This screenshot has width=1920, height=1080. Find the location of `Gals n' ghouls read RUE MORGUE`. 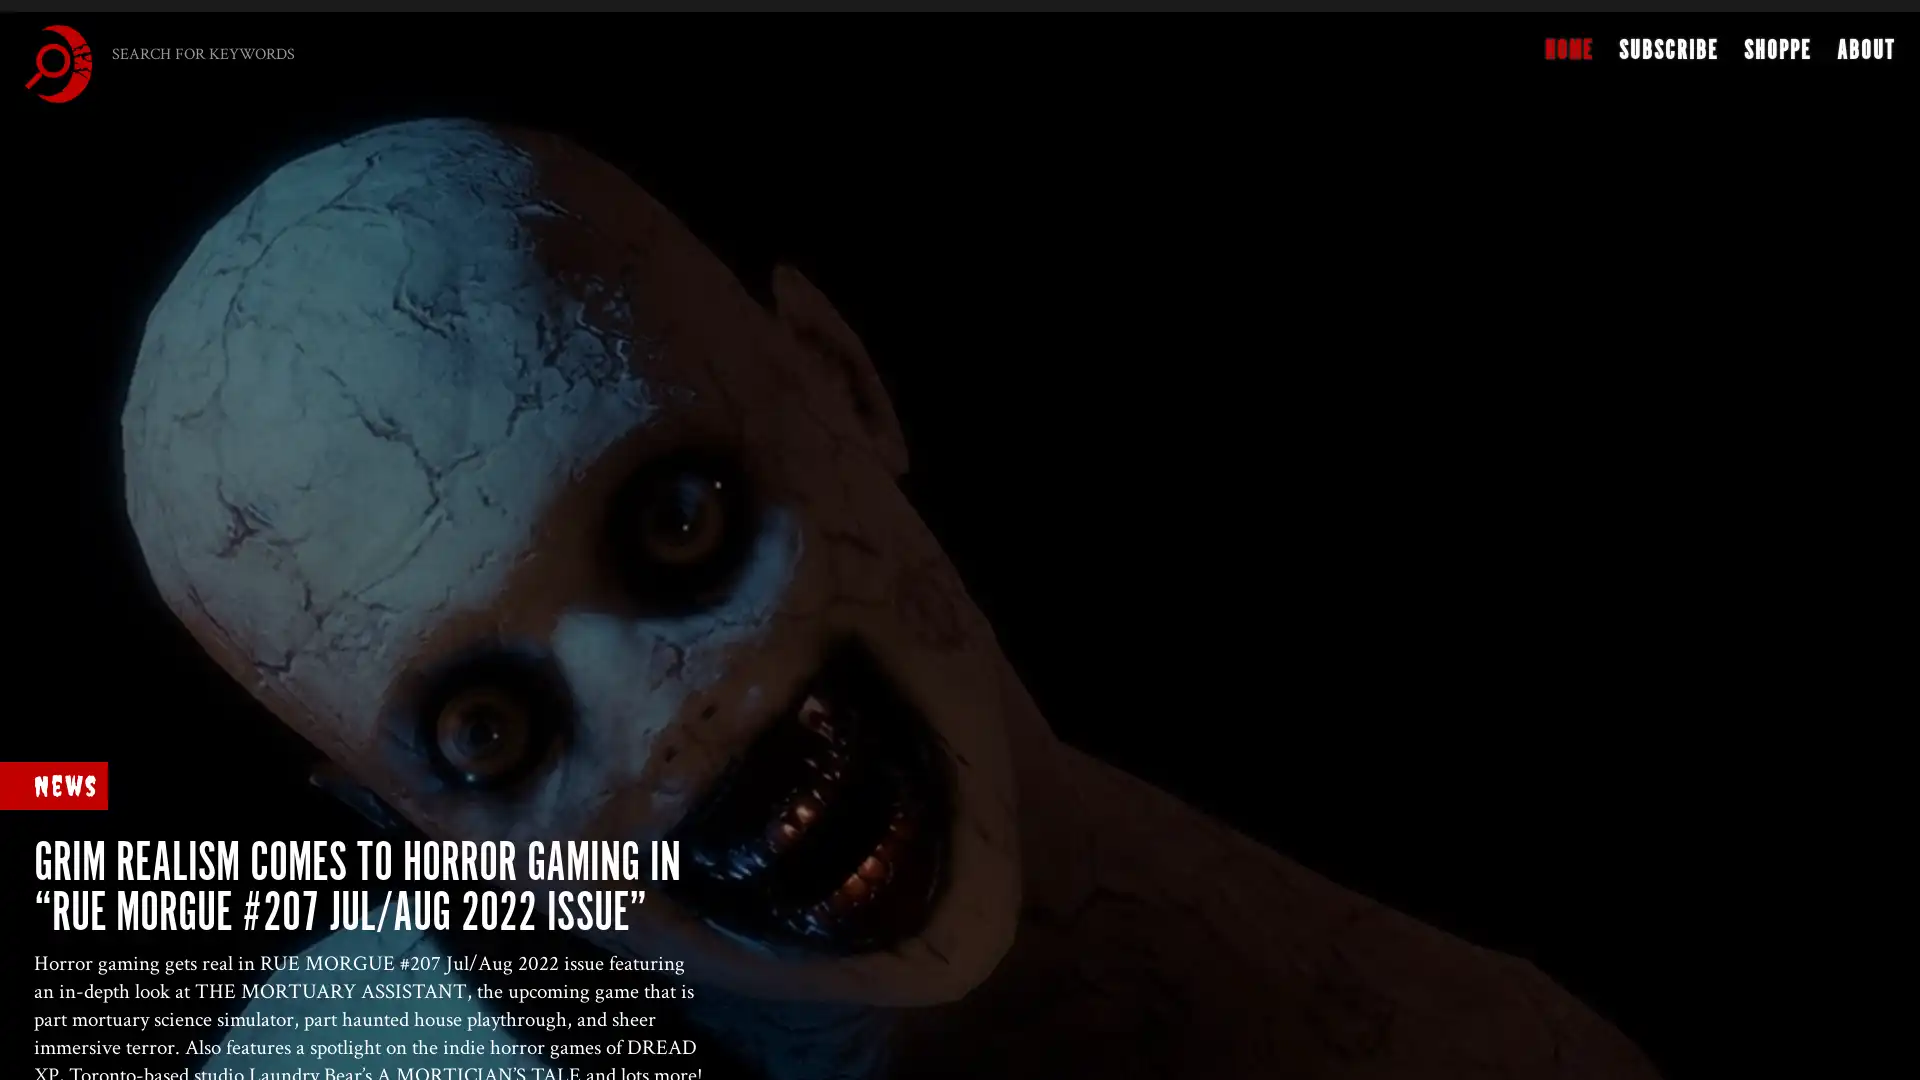

Gals n' ghouls read RUE MORGUE is located at coordinates (839, 349).